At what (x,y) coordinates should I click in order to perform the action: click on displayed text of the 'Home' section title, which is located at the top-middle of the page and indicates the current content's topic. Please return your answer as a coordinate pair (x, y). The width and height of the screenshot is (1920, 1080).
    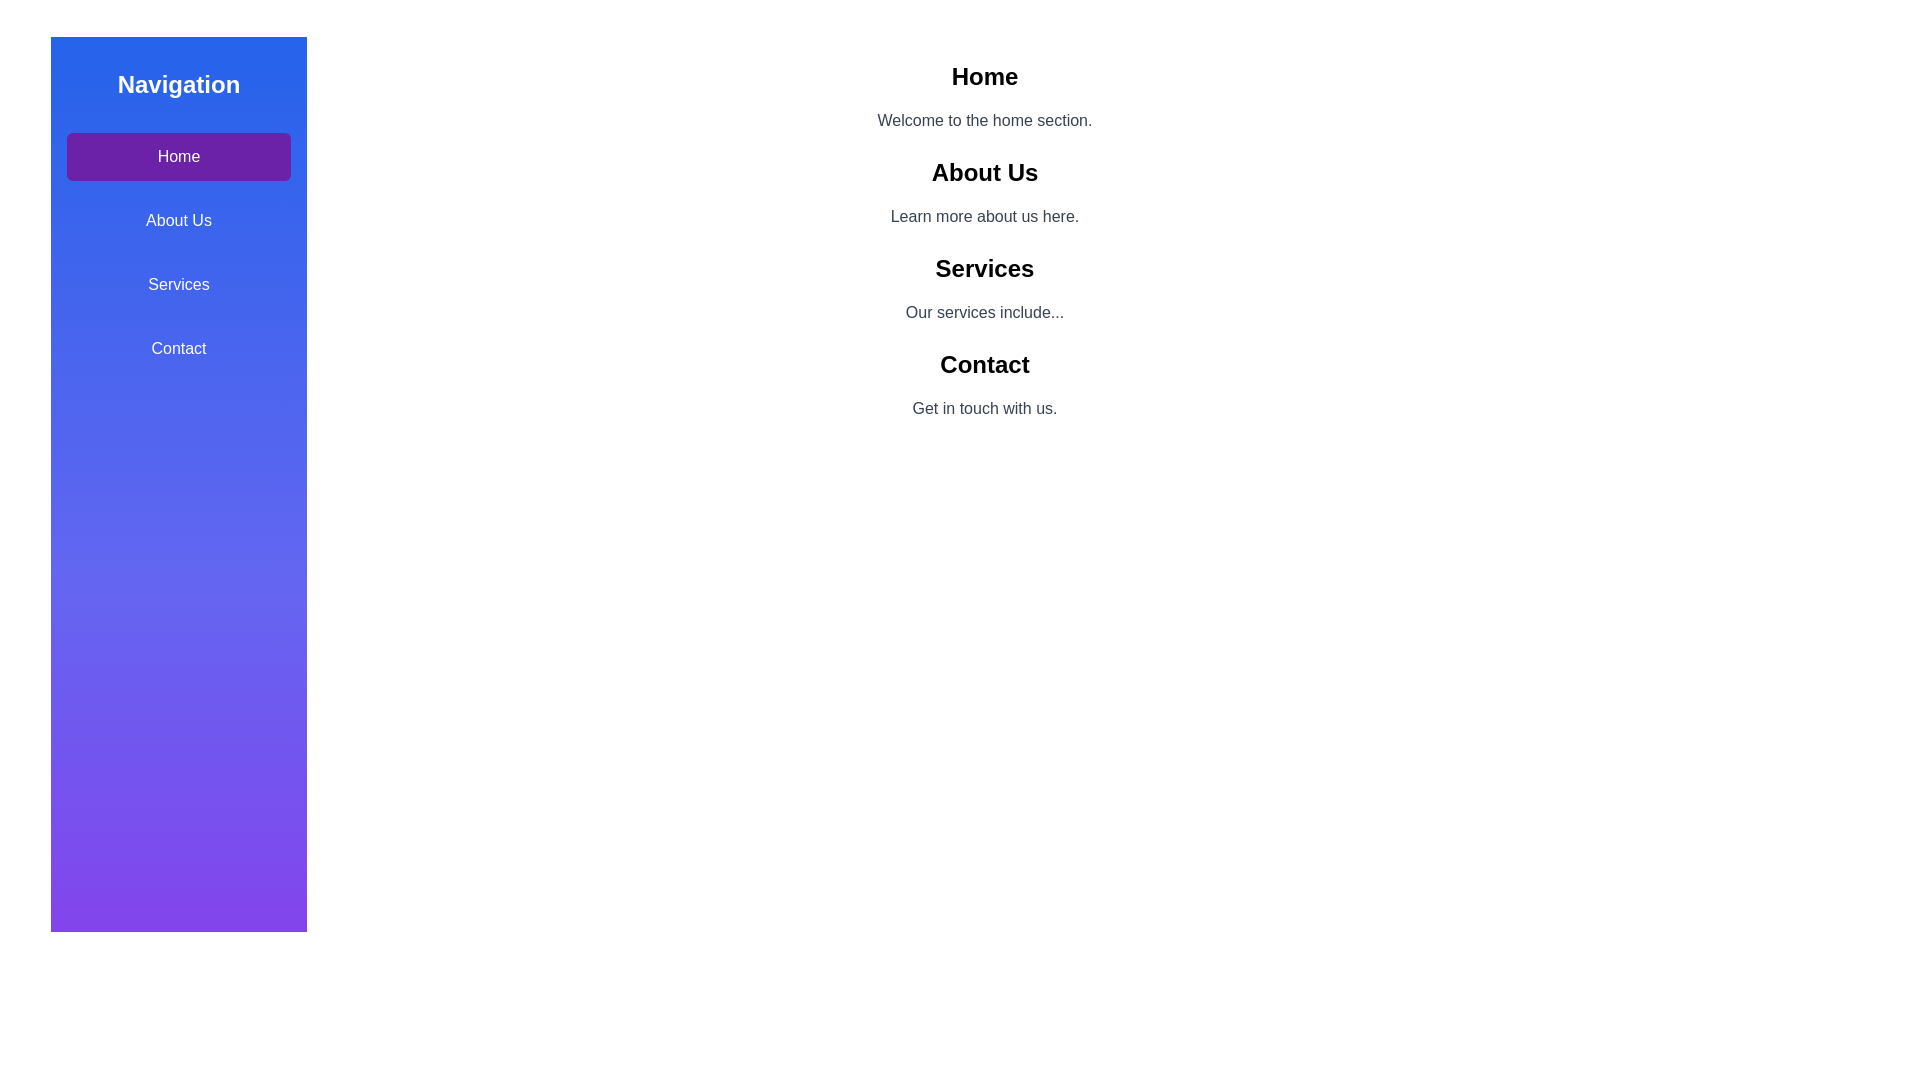
    Looking at the image, I should click on (984, 76).